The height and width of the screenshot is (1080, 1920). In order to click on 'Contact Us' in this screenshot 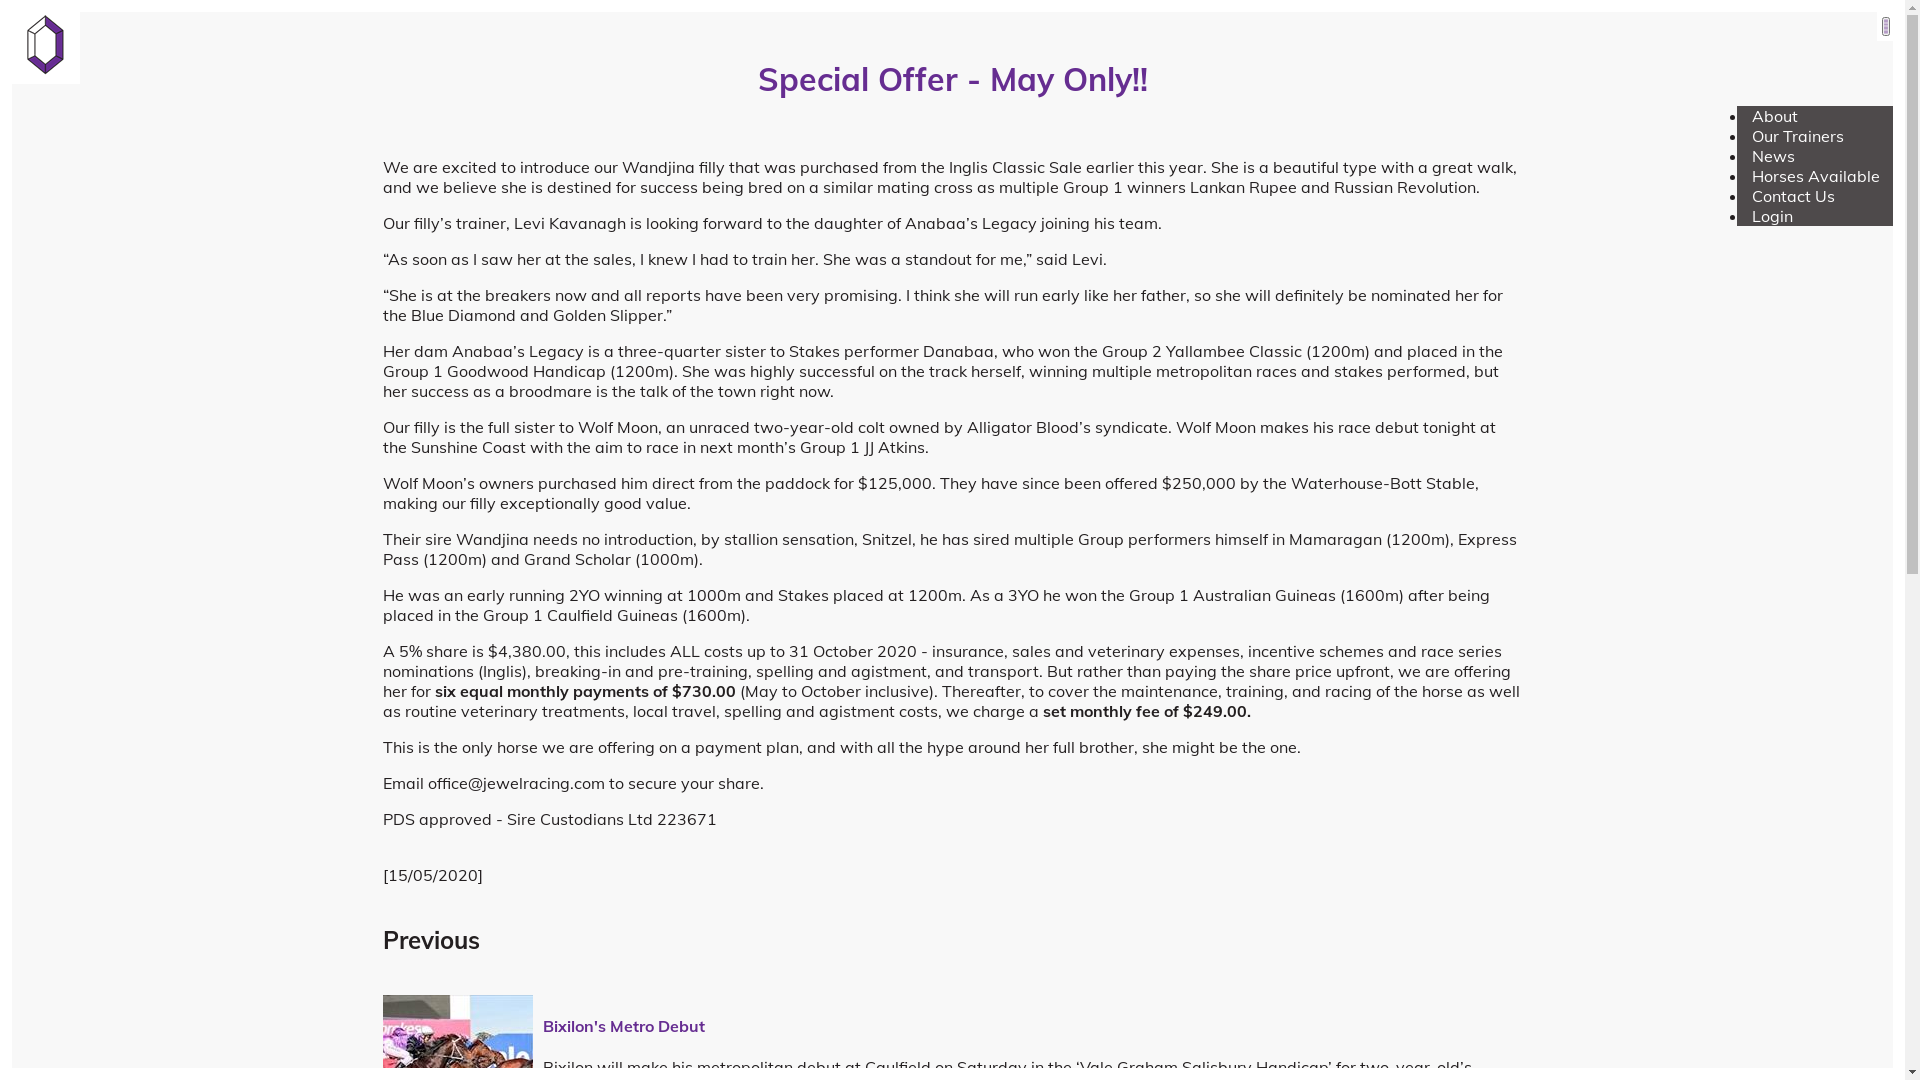, I will do `click(1793, 196)`.